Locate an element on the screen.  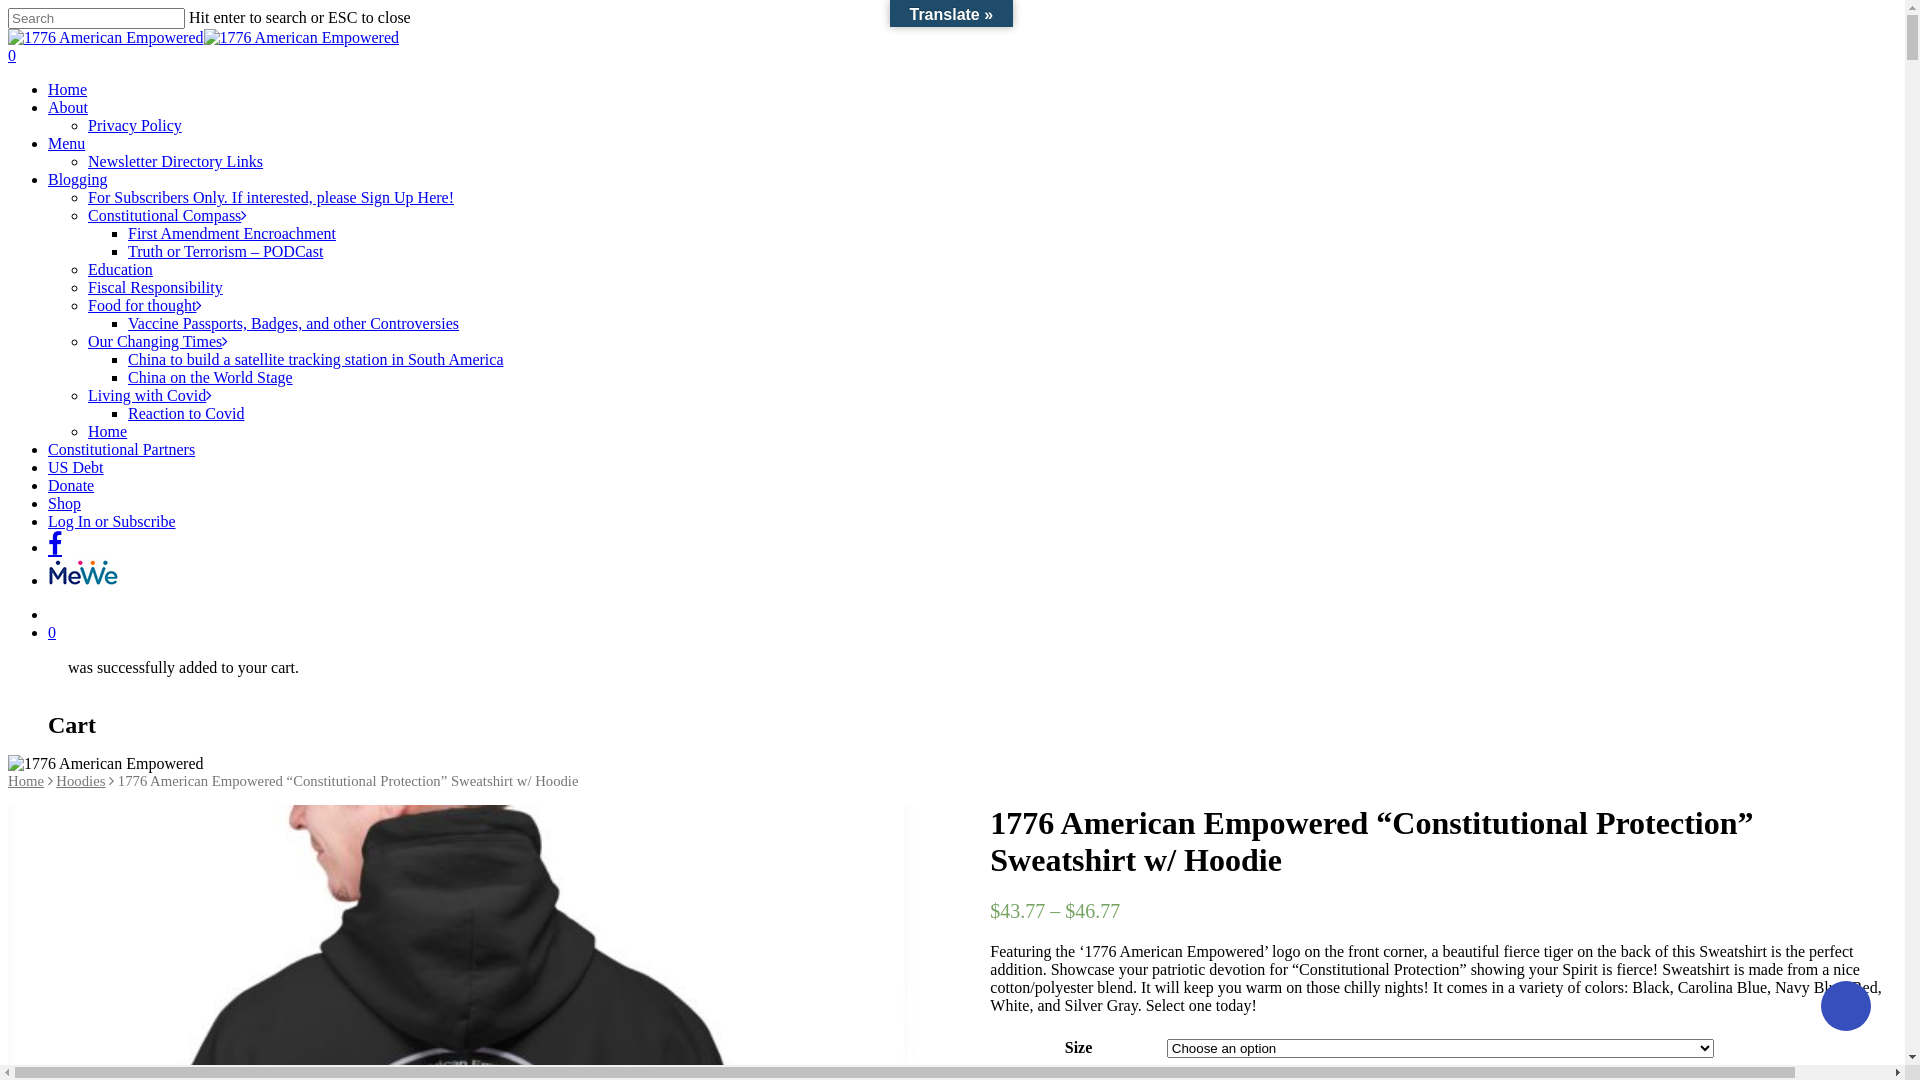
'First Amendment Encroachment' is located at coordinates (231, 232).